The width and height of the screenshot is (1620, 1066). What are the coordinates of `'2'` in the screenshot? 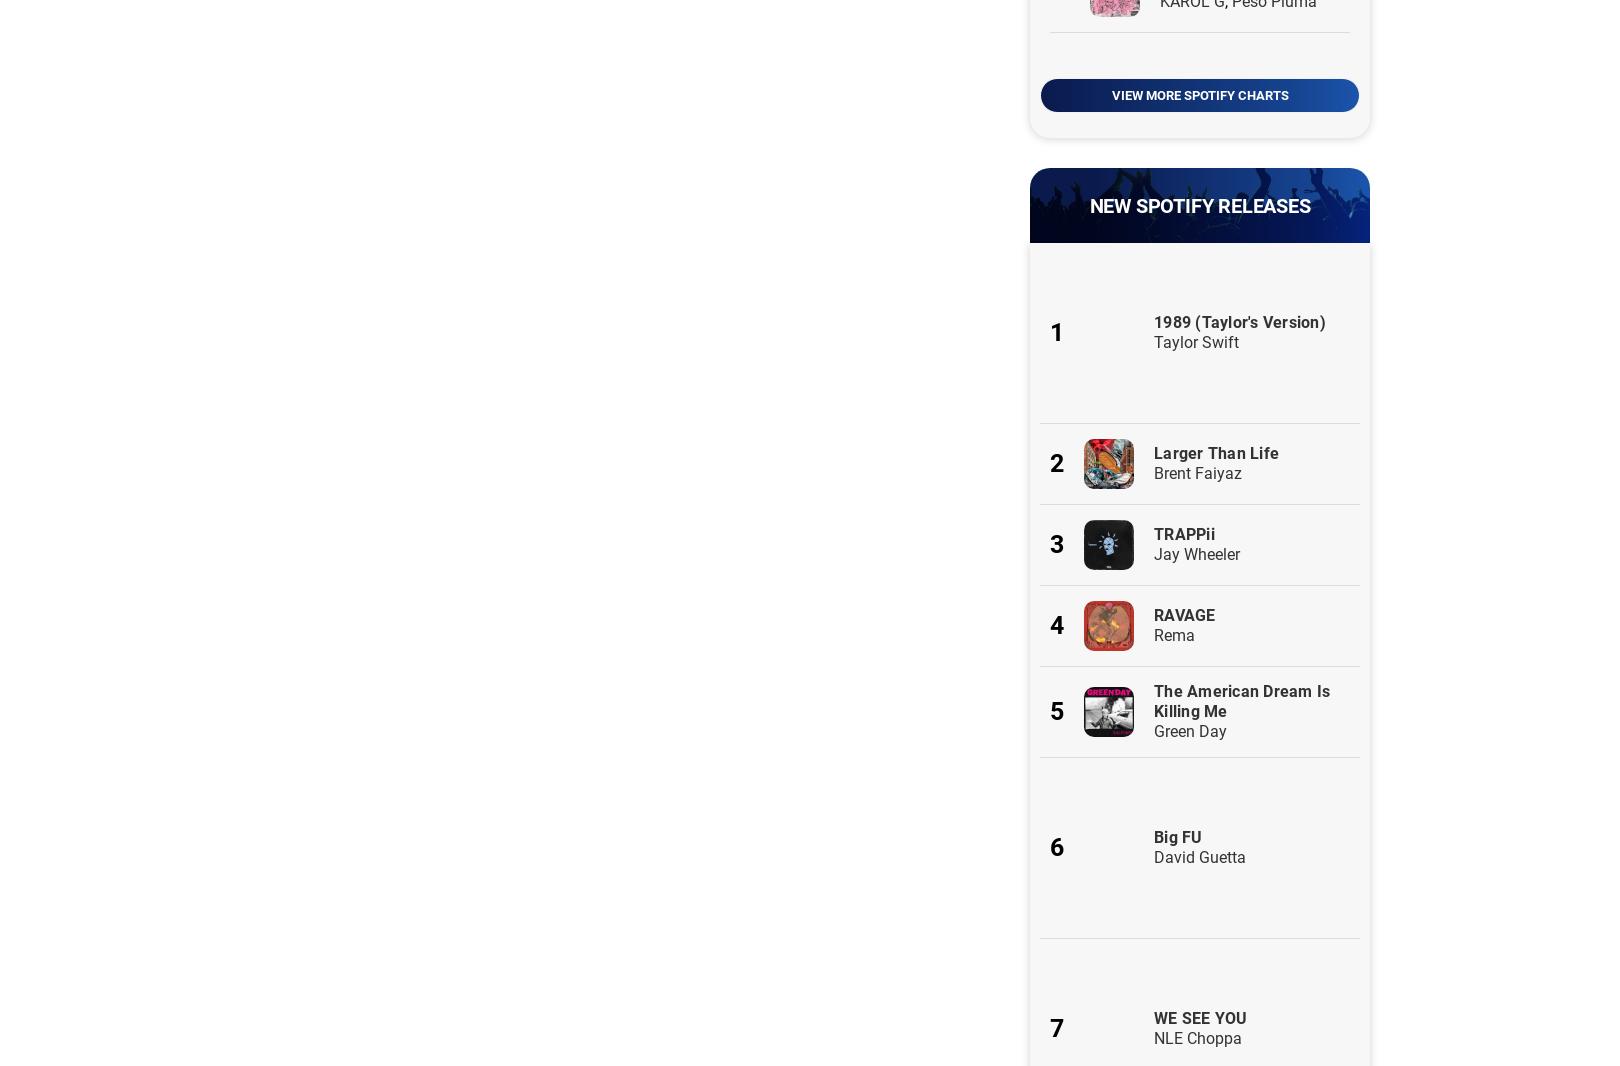 It's located at (1056, 463).